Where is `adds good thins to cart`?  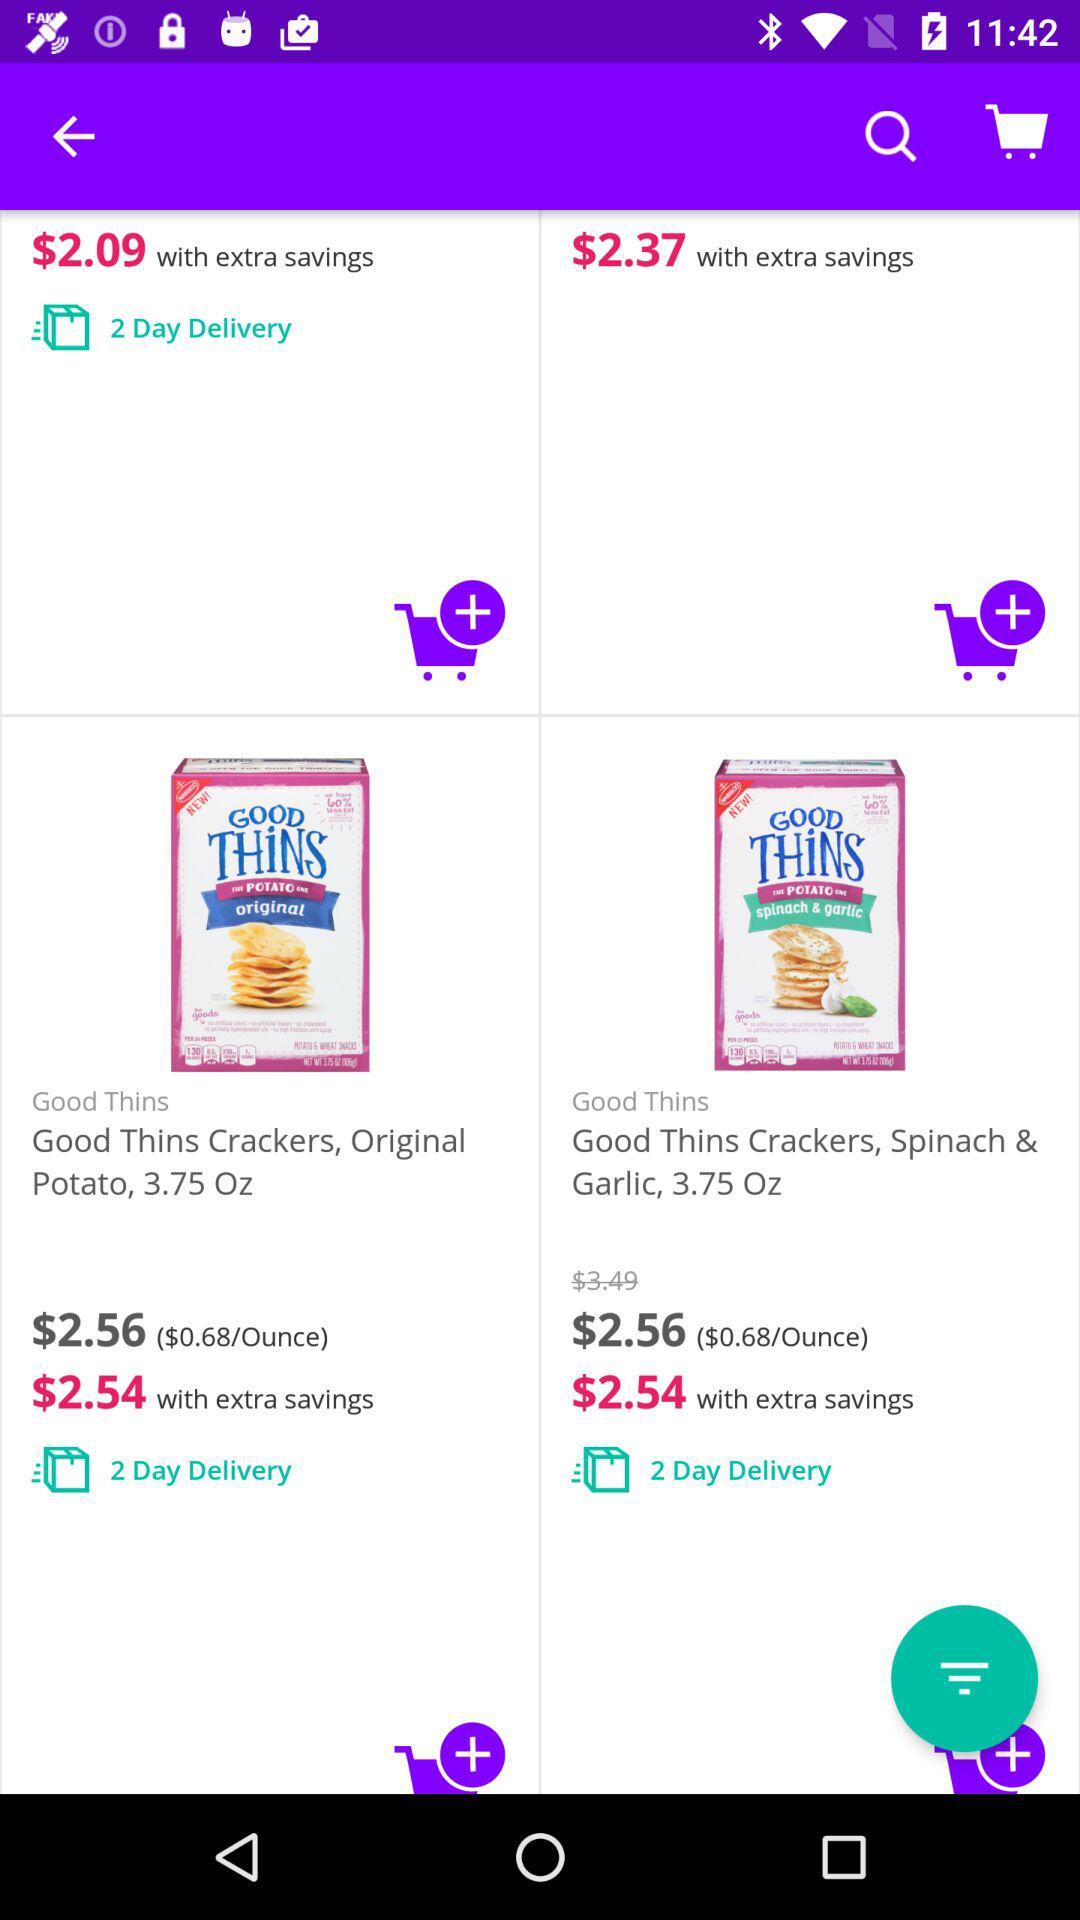
adds good thins to cart is located at coordinates (451, 1753).